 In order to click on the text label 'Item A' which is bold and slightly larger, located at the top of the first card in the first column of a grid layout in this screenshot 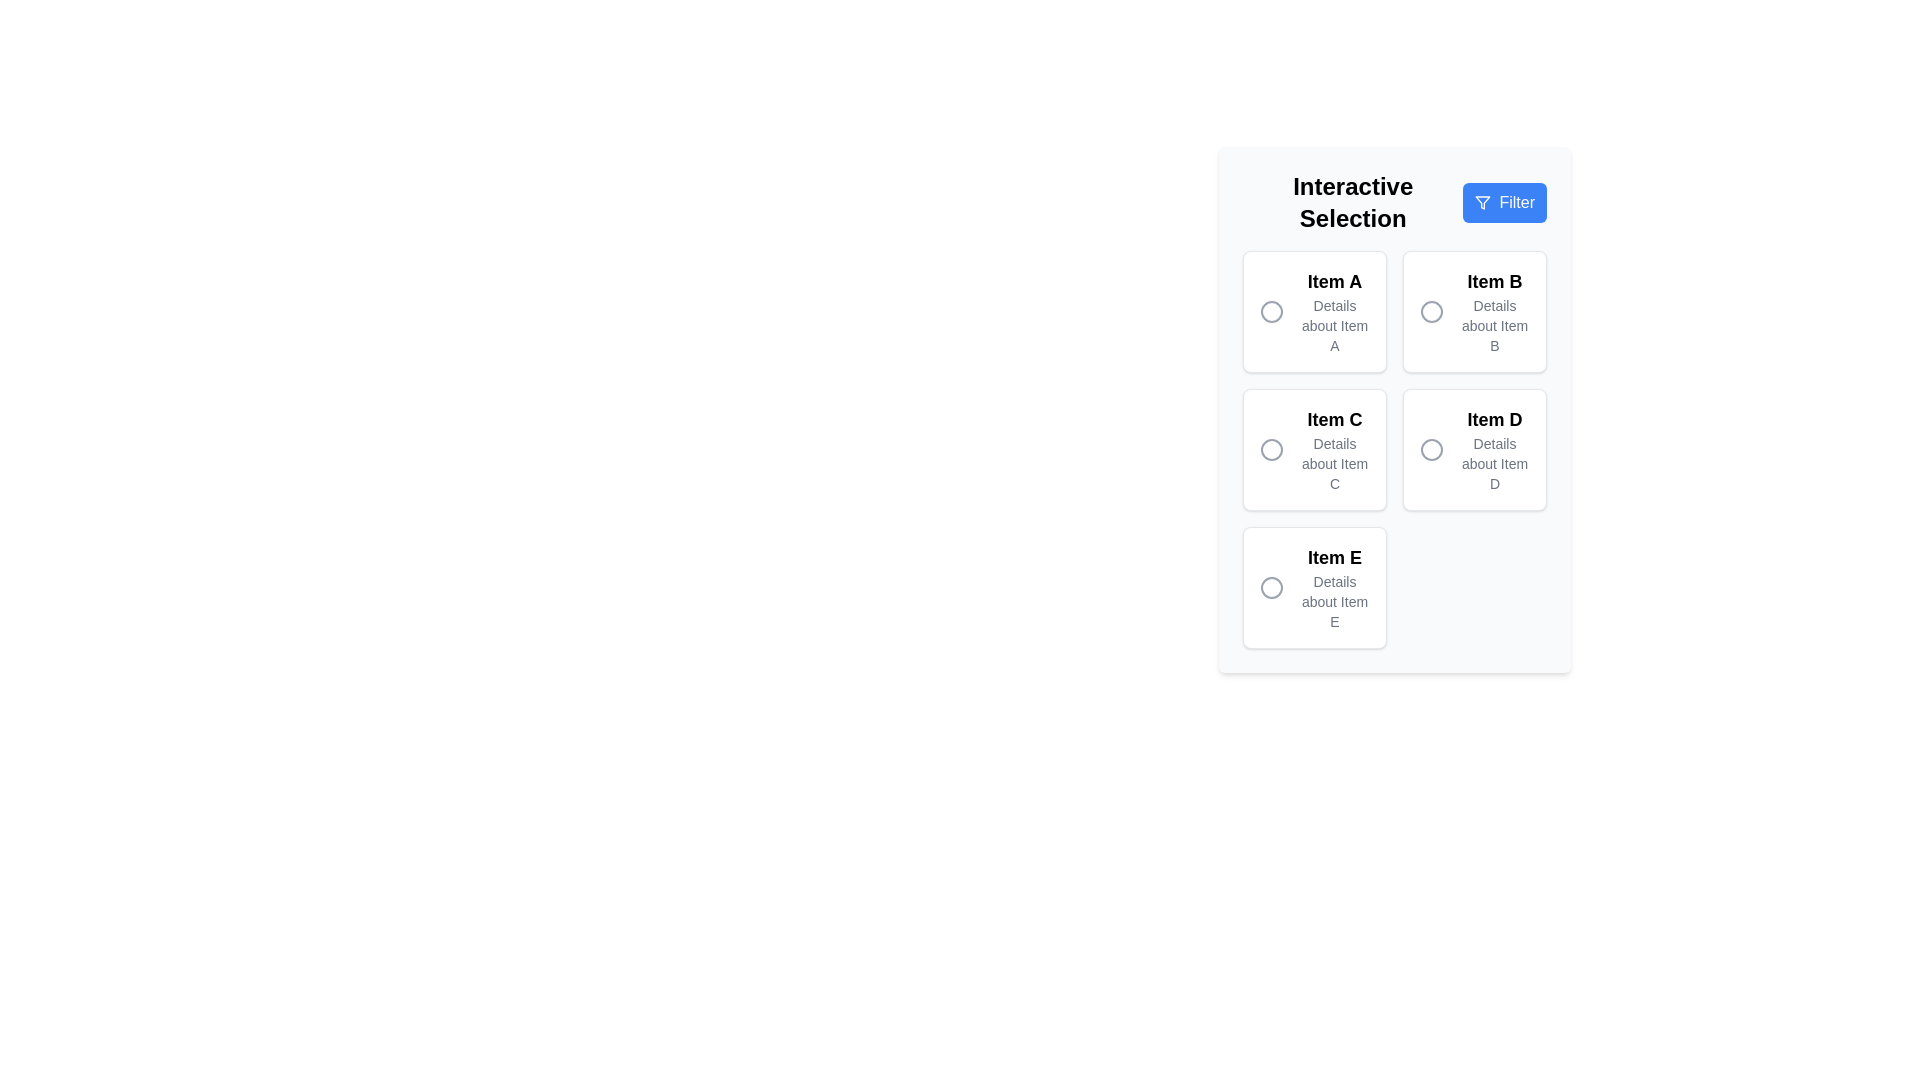, I will do `click(1334, 281)`.